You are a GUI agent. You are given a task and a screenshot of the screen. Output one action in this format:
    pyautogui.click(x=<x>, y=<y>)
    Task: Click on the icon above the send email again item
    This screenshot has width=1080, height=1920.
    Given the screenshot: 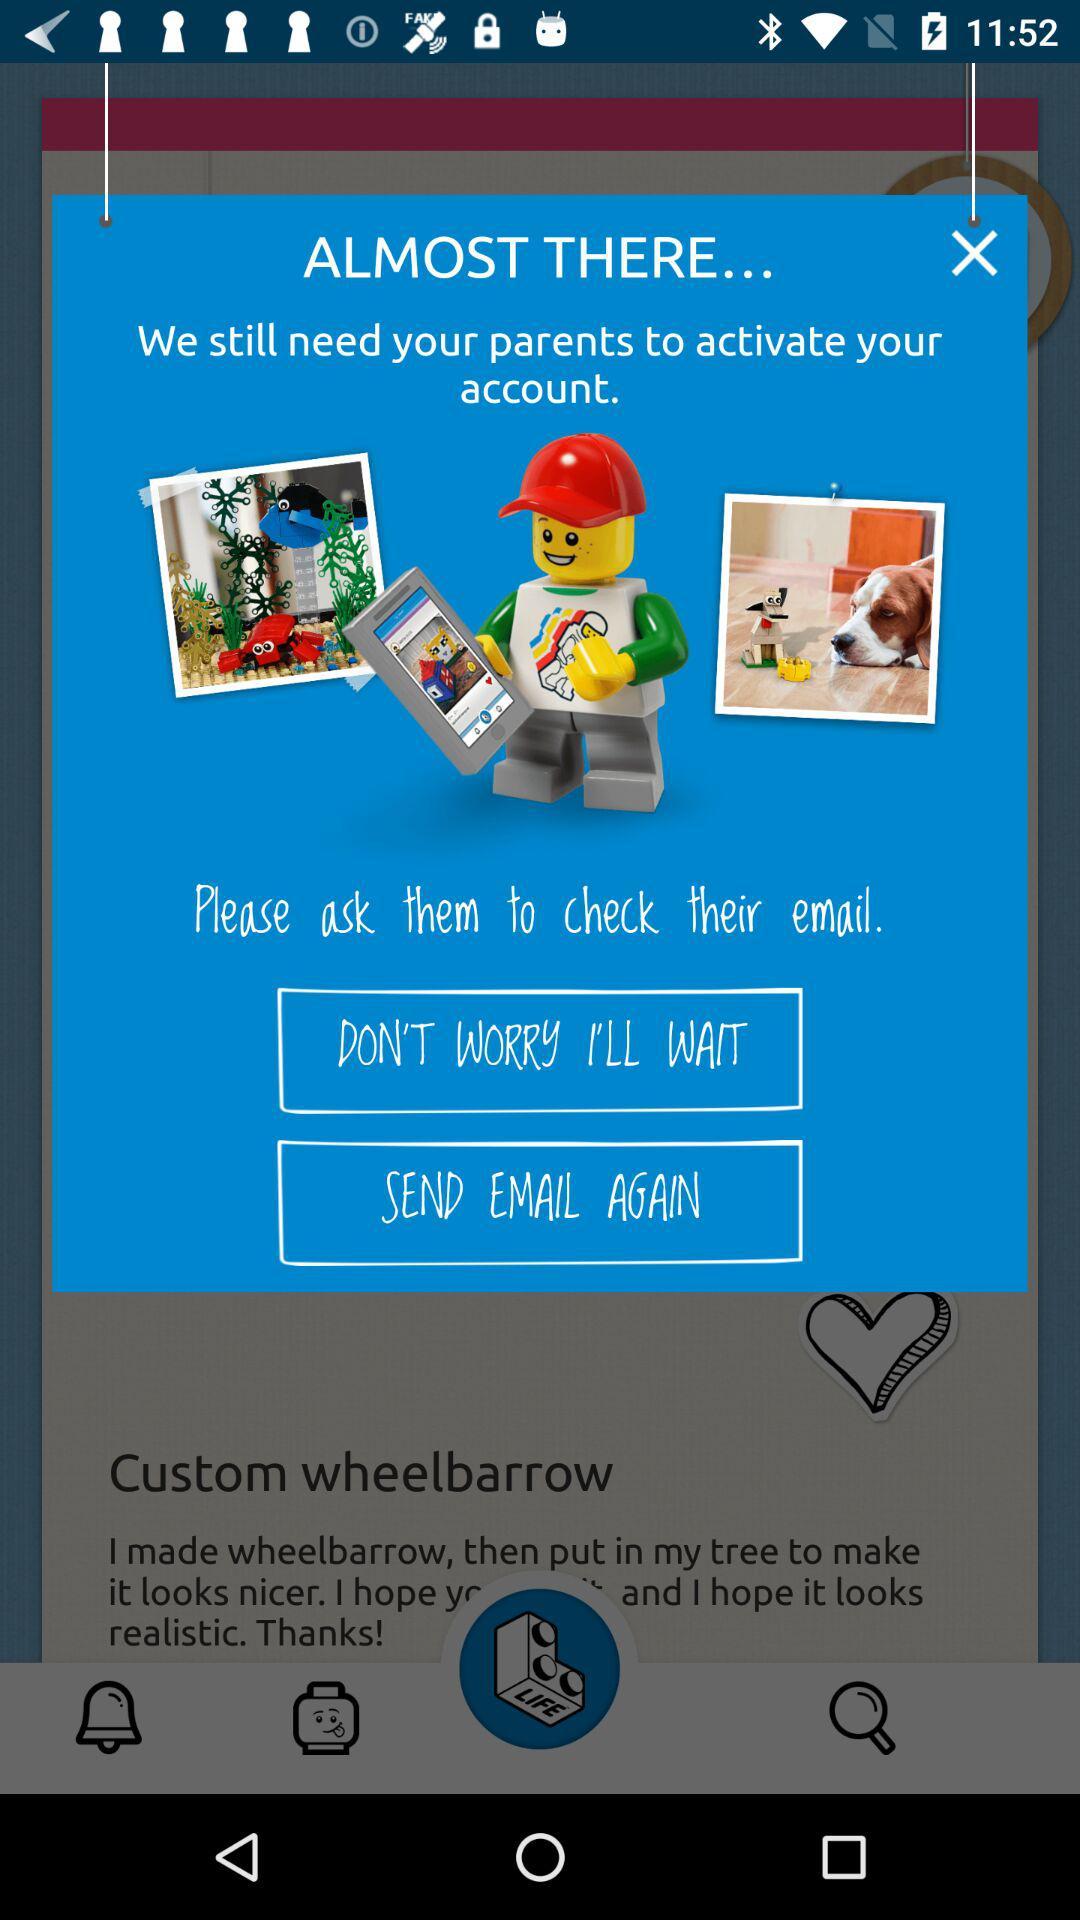 What is the action you would take?
    pyautogui.click(x=540, y=1049)
    